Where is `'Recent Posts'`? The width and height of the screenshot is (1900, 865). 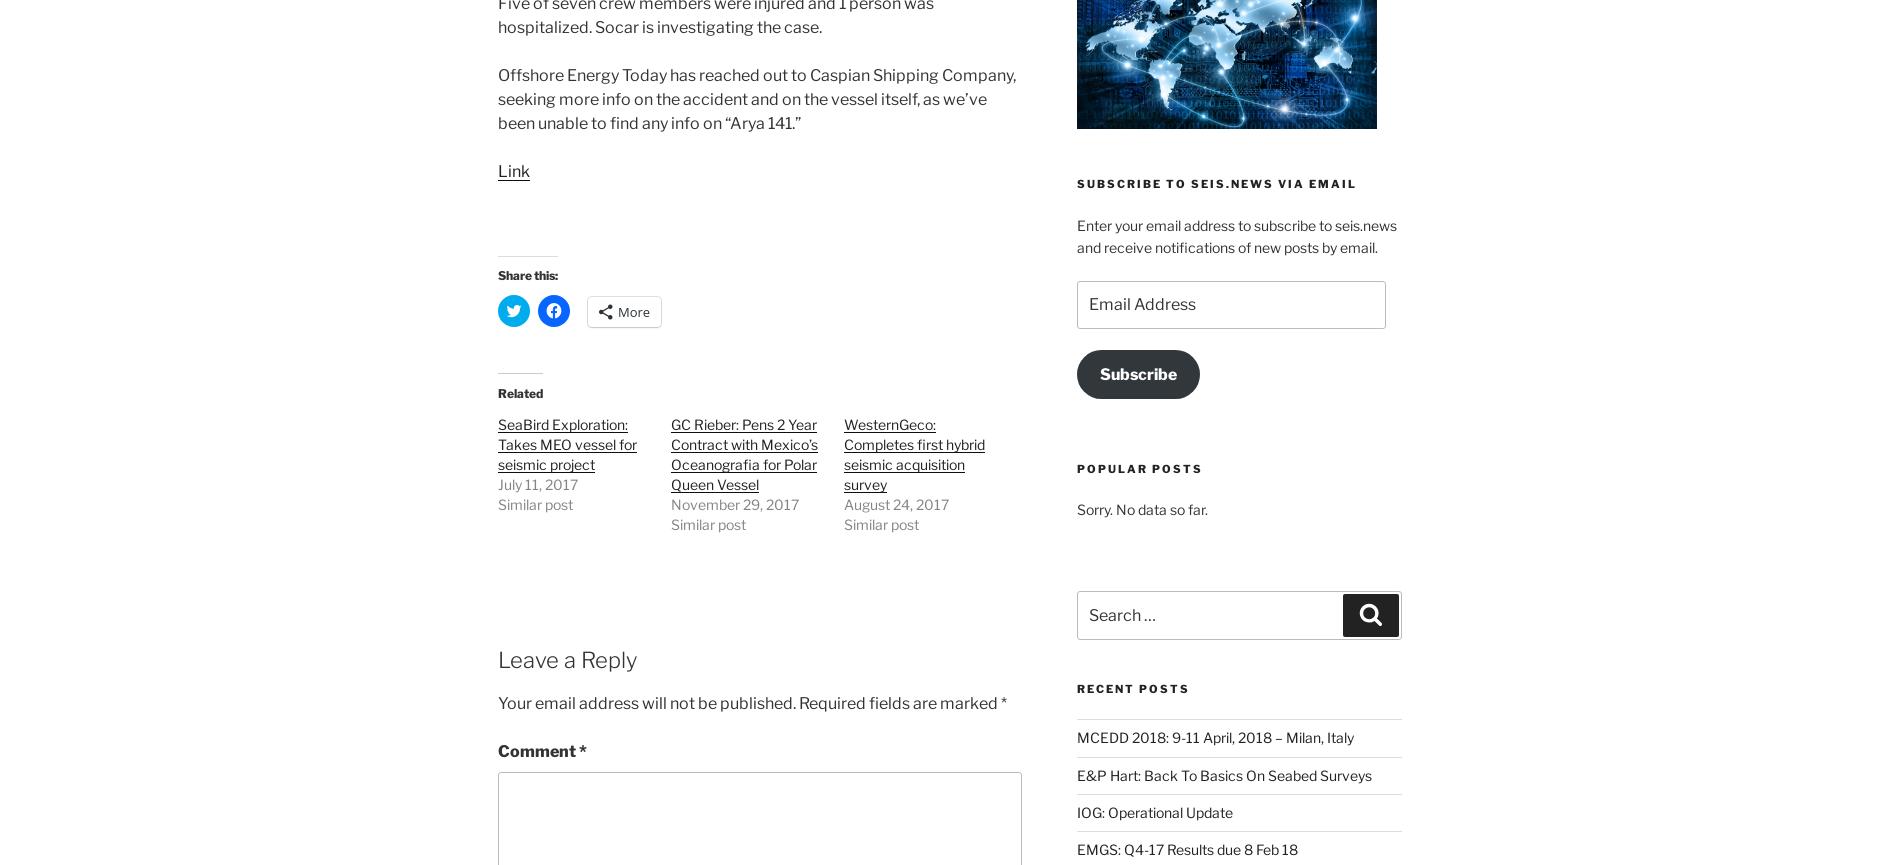
'Recent Posts' is located at coordinates (1132, 688).